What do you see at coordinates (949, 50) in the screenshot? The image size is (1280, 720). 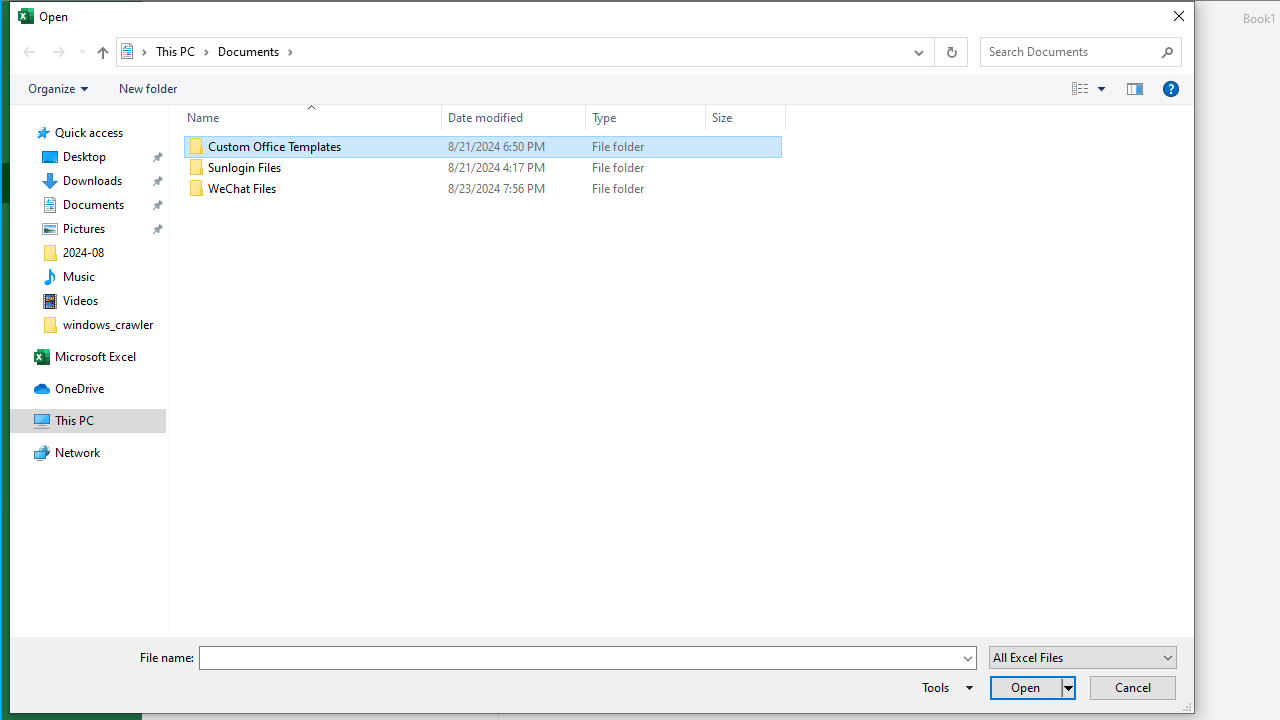 I see `'Refresh "Documents" (F5)'` at bounding box center [949, 50].